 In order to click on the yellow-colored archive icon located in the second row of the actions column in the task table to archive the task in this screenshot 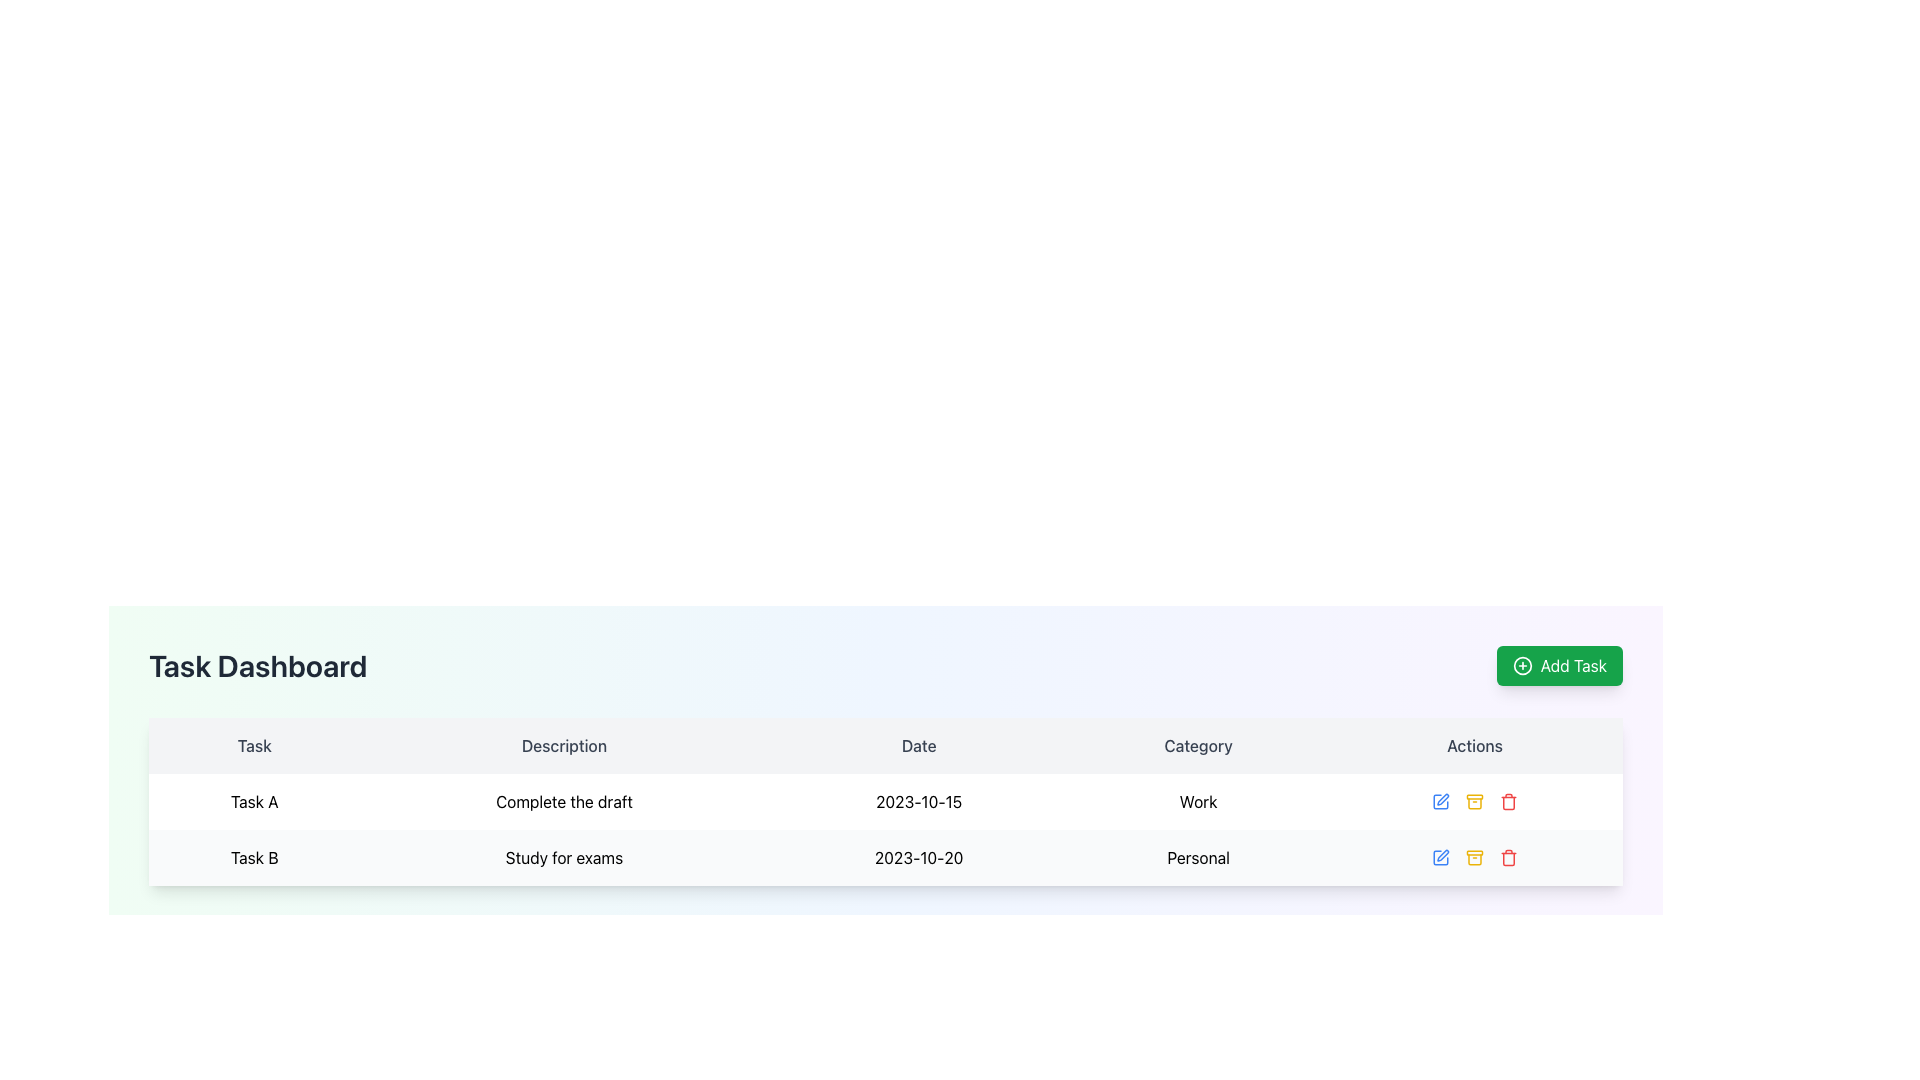, I will do `click(1475, 856)`.